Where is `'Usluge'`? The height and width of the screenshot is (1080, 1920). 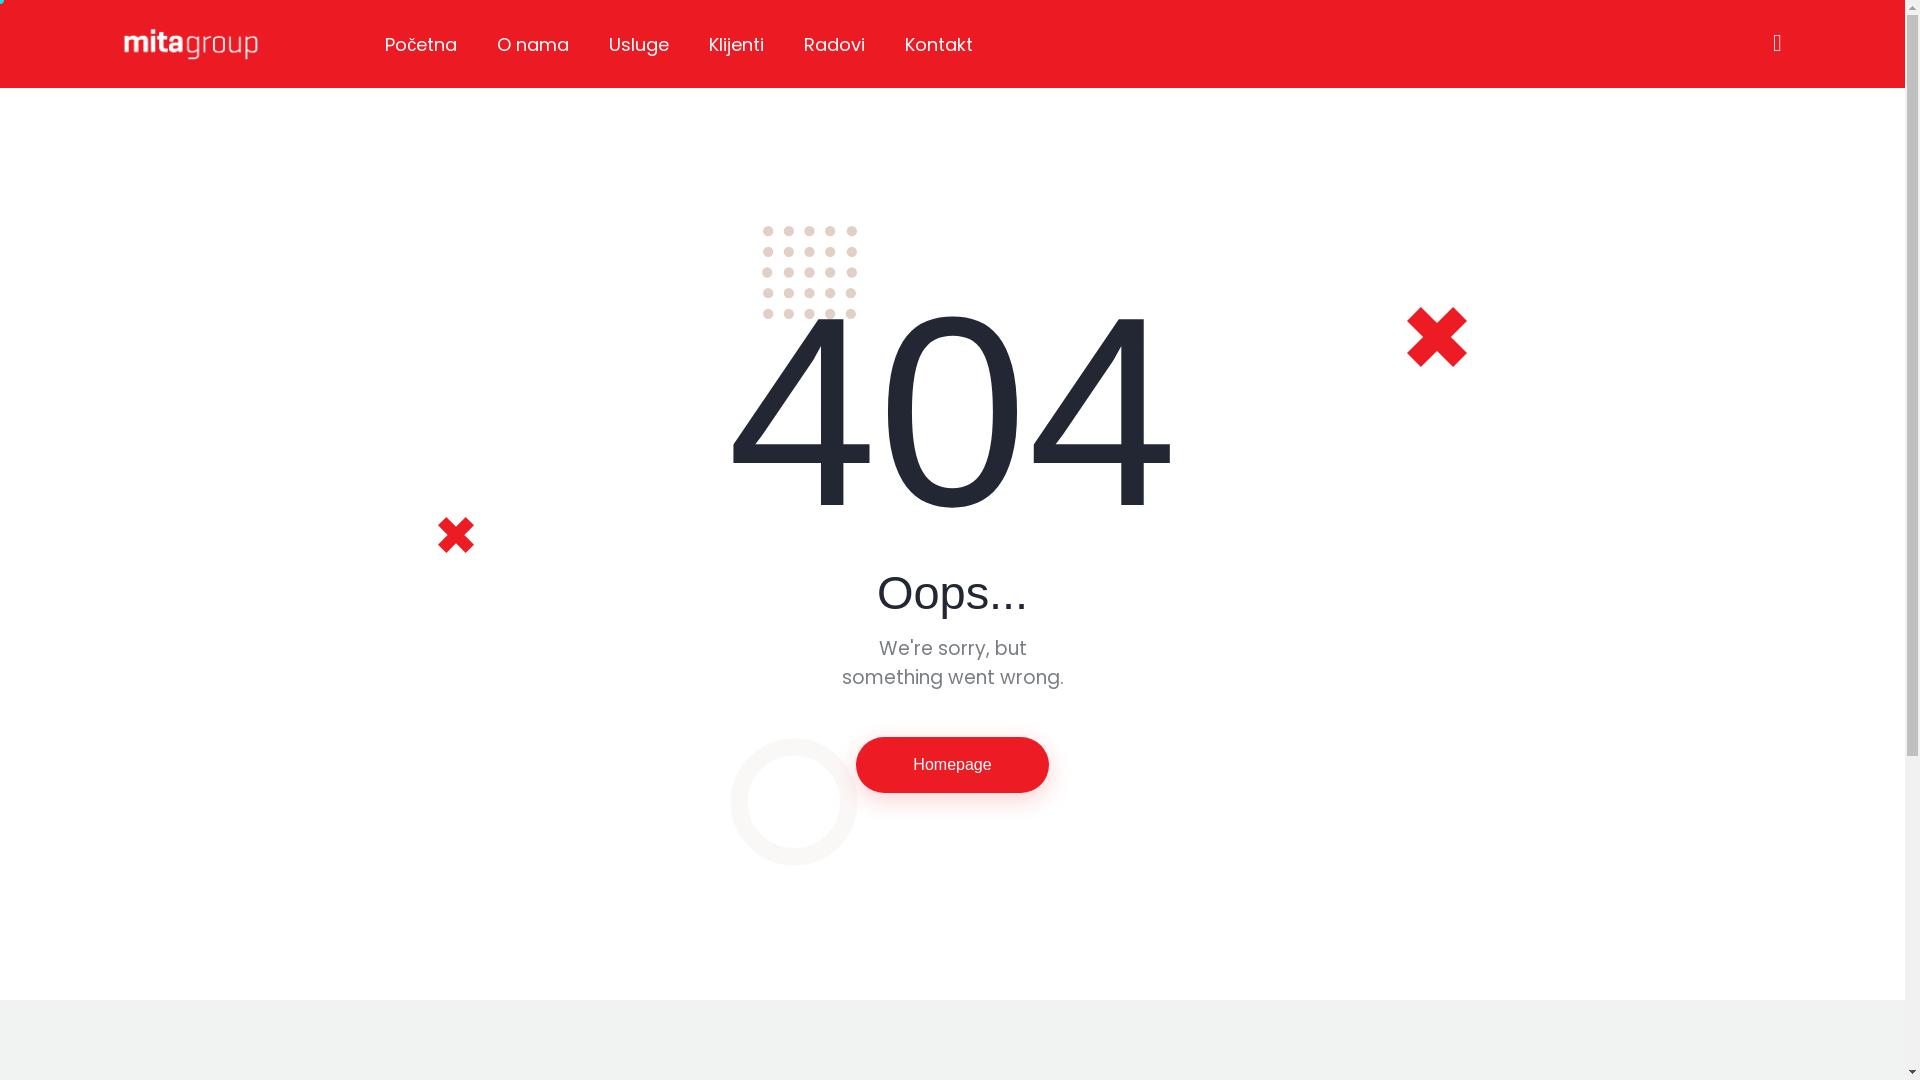
'Usluge' is located at coordinates (637, 45).